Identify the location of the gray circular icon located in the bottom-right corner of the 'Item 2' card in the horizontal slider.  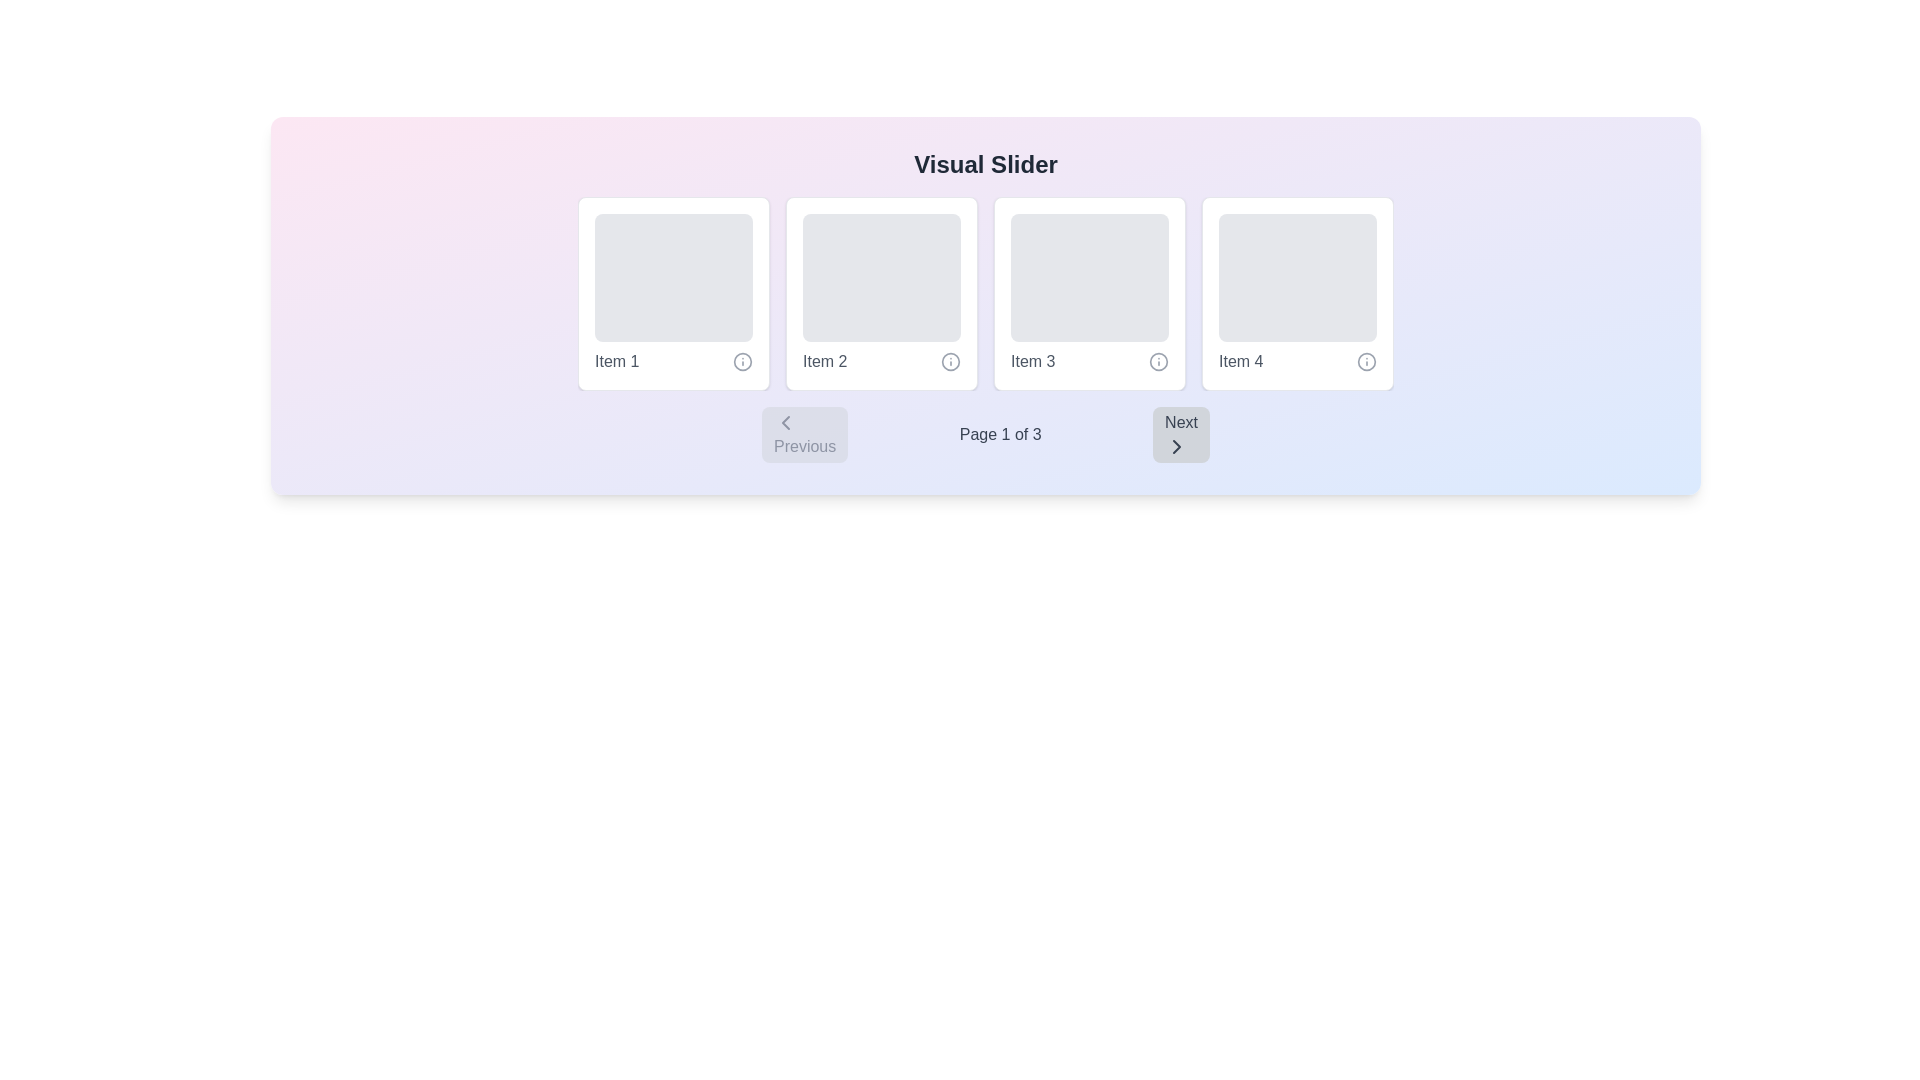
(949, 362).